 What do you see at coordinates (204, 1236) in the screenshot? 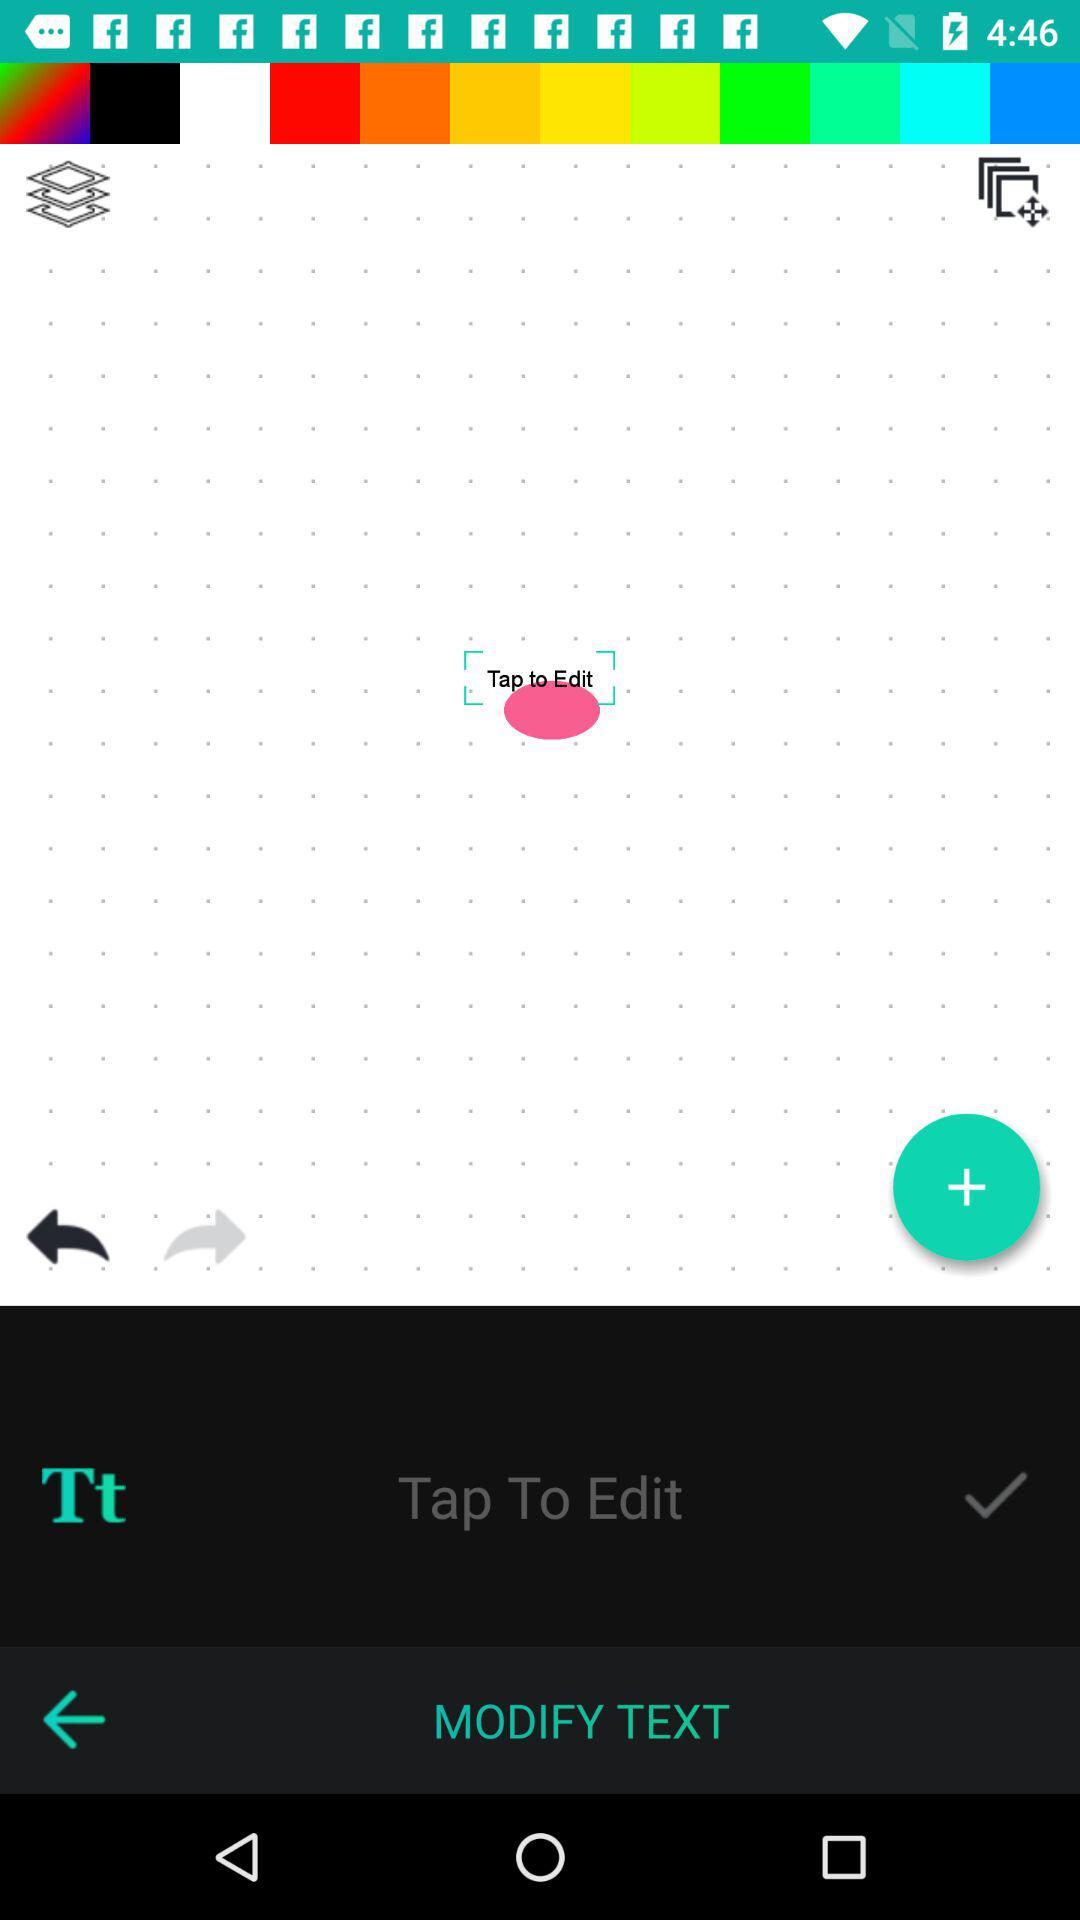
I see `the arrow_forward icon` at bounding box center [204, 1236].